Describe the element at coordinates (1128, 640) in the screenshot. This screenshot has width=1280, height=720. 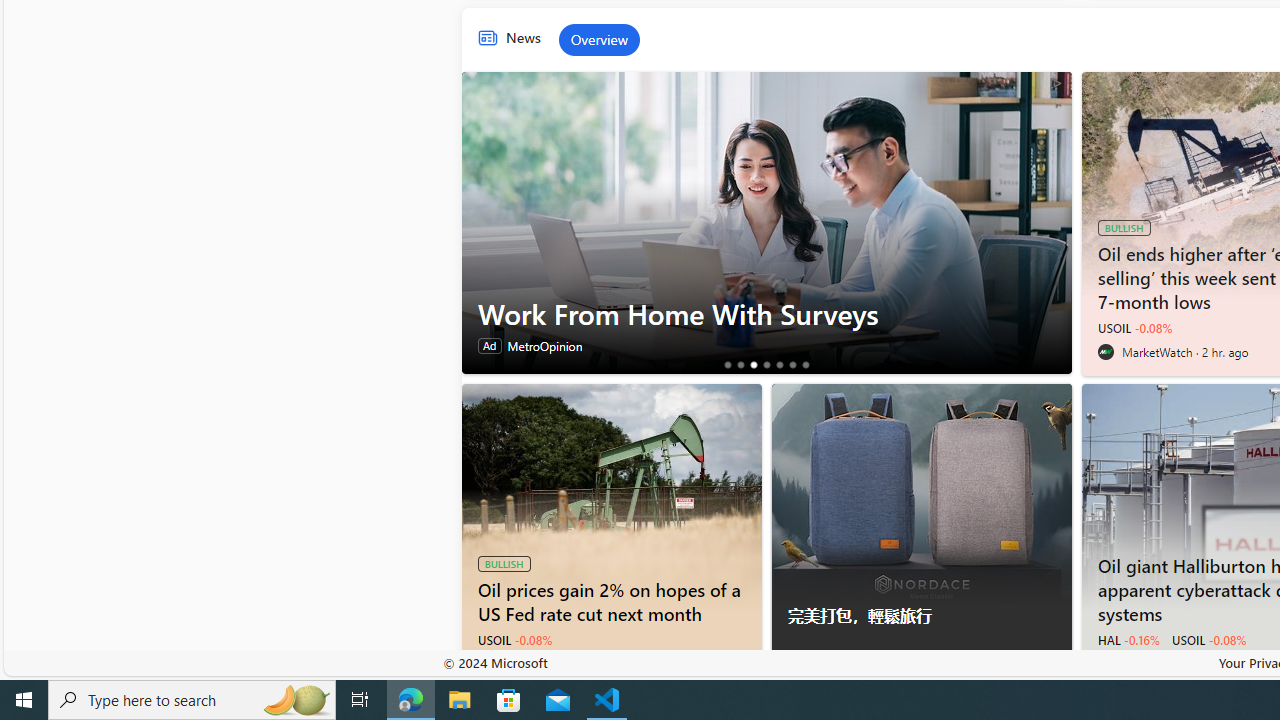
I see `'HAL -0.16%'` at that location.